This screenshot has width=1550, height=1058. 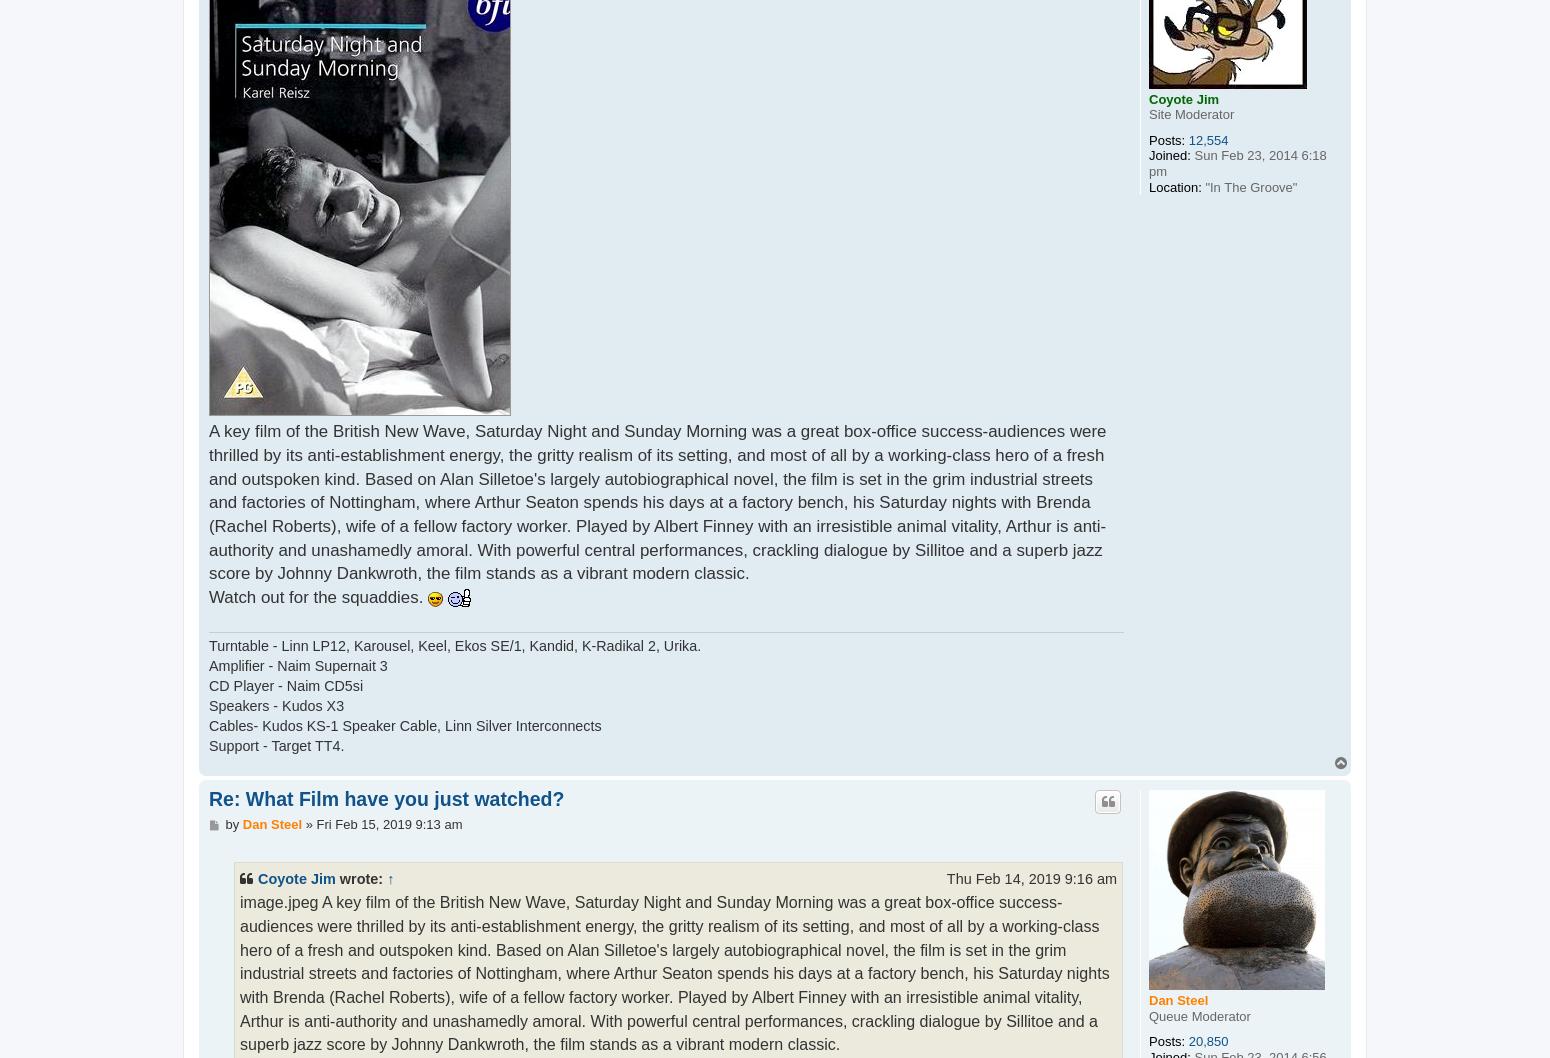 What do you see at coordinates (1031, 877) in the screenshot?
I see `'Thu Feb 14, 2019 9:16 am'` at bounding box center [1031, 877].